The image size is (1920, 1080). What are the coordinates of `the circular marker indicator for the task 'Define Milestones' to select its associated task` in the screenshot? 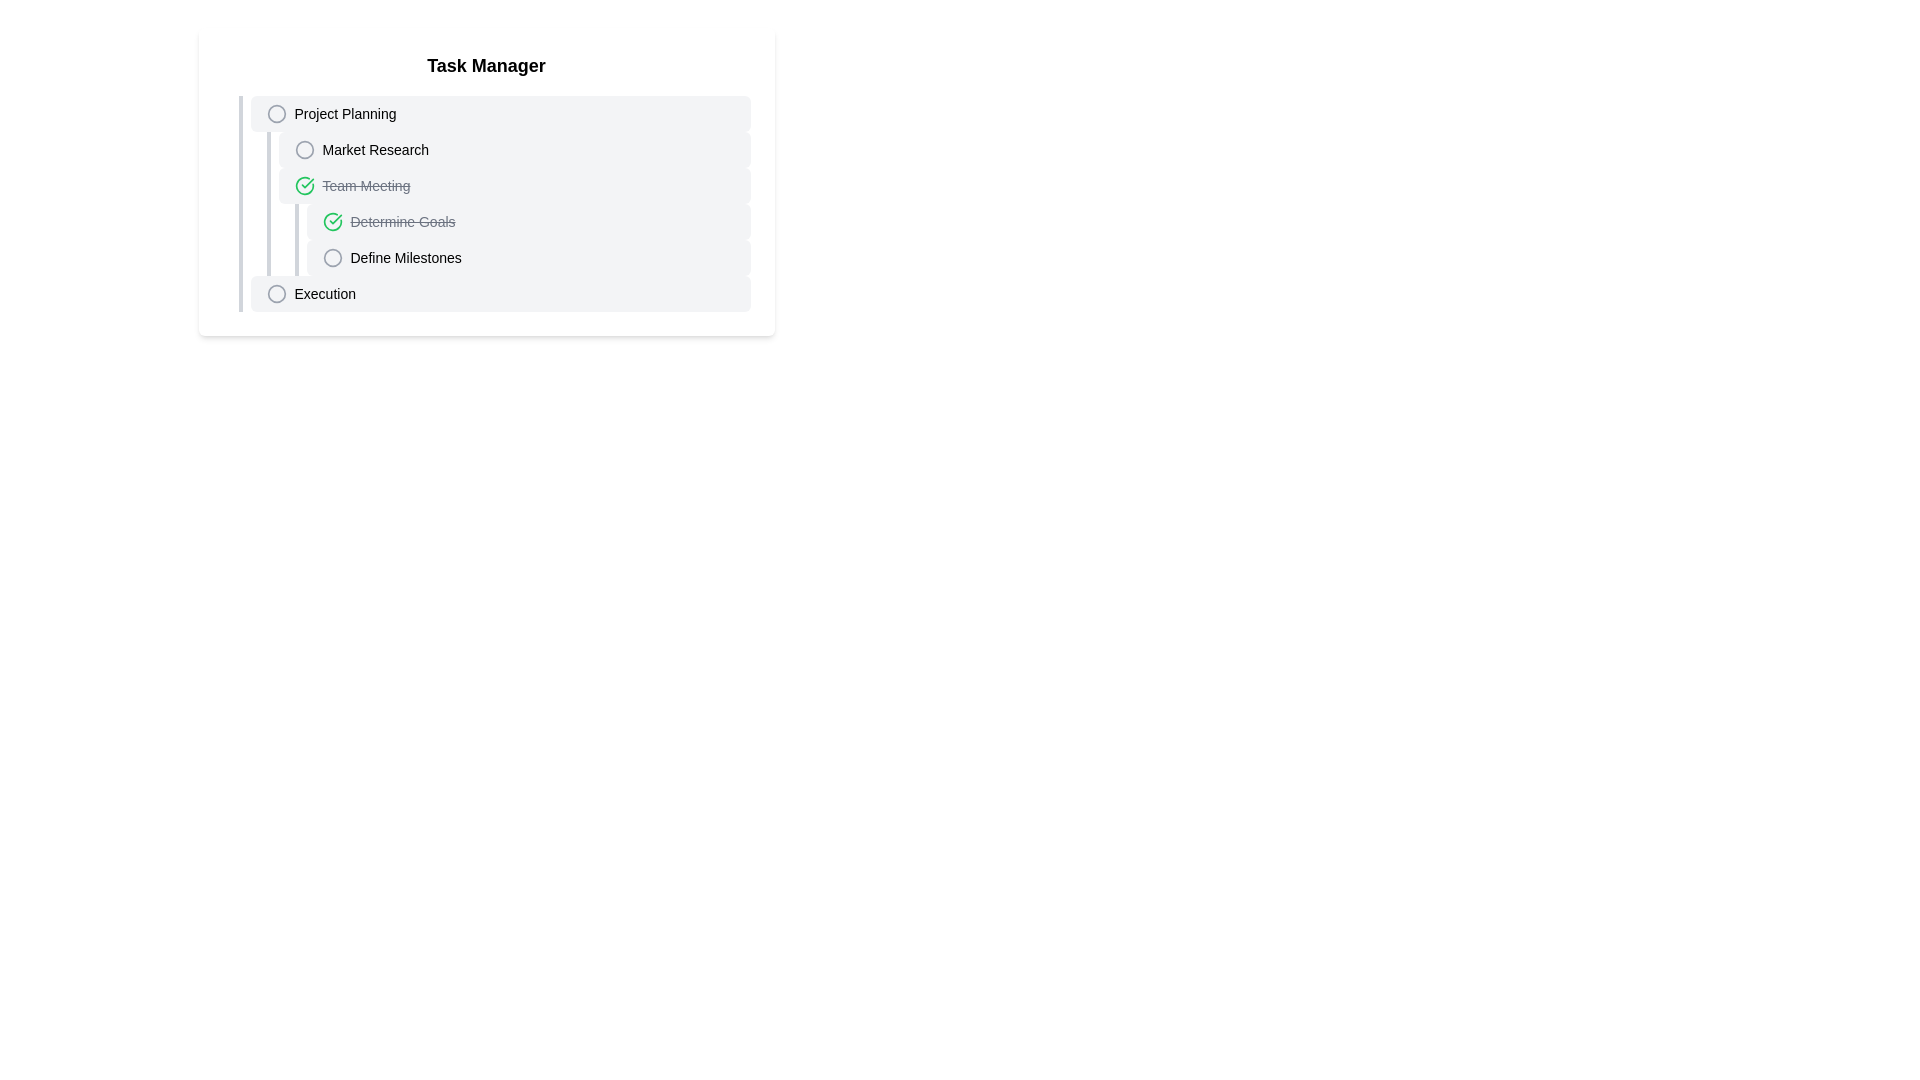 It's located at (332, 257).